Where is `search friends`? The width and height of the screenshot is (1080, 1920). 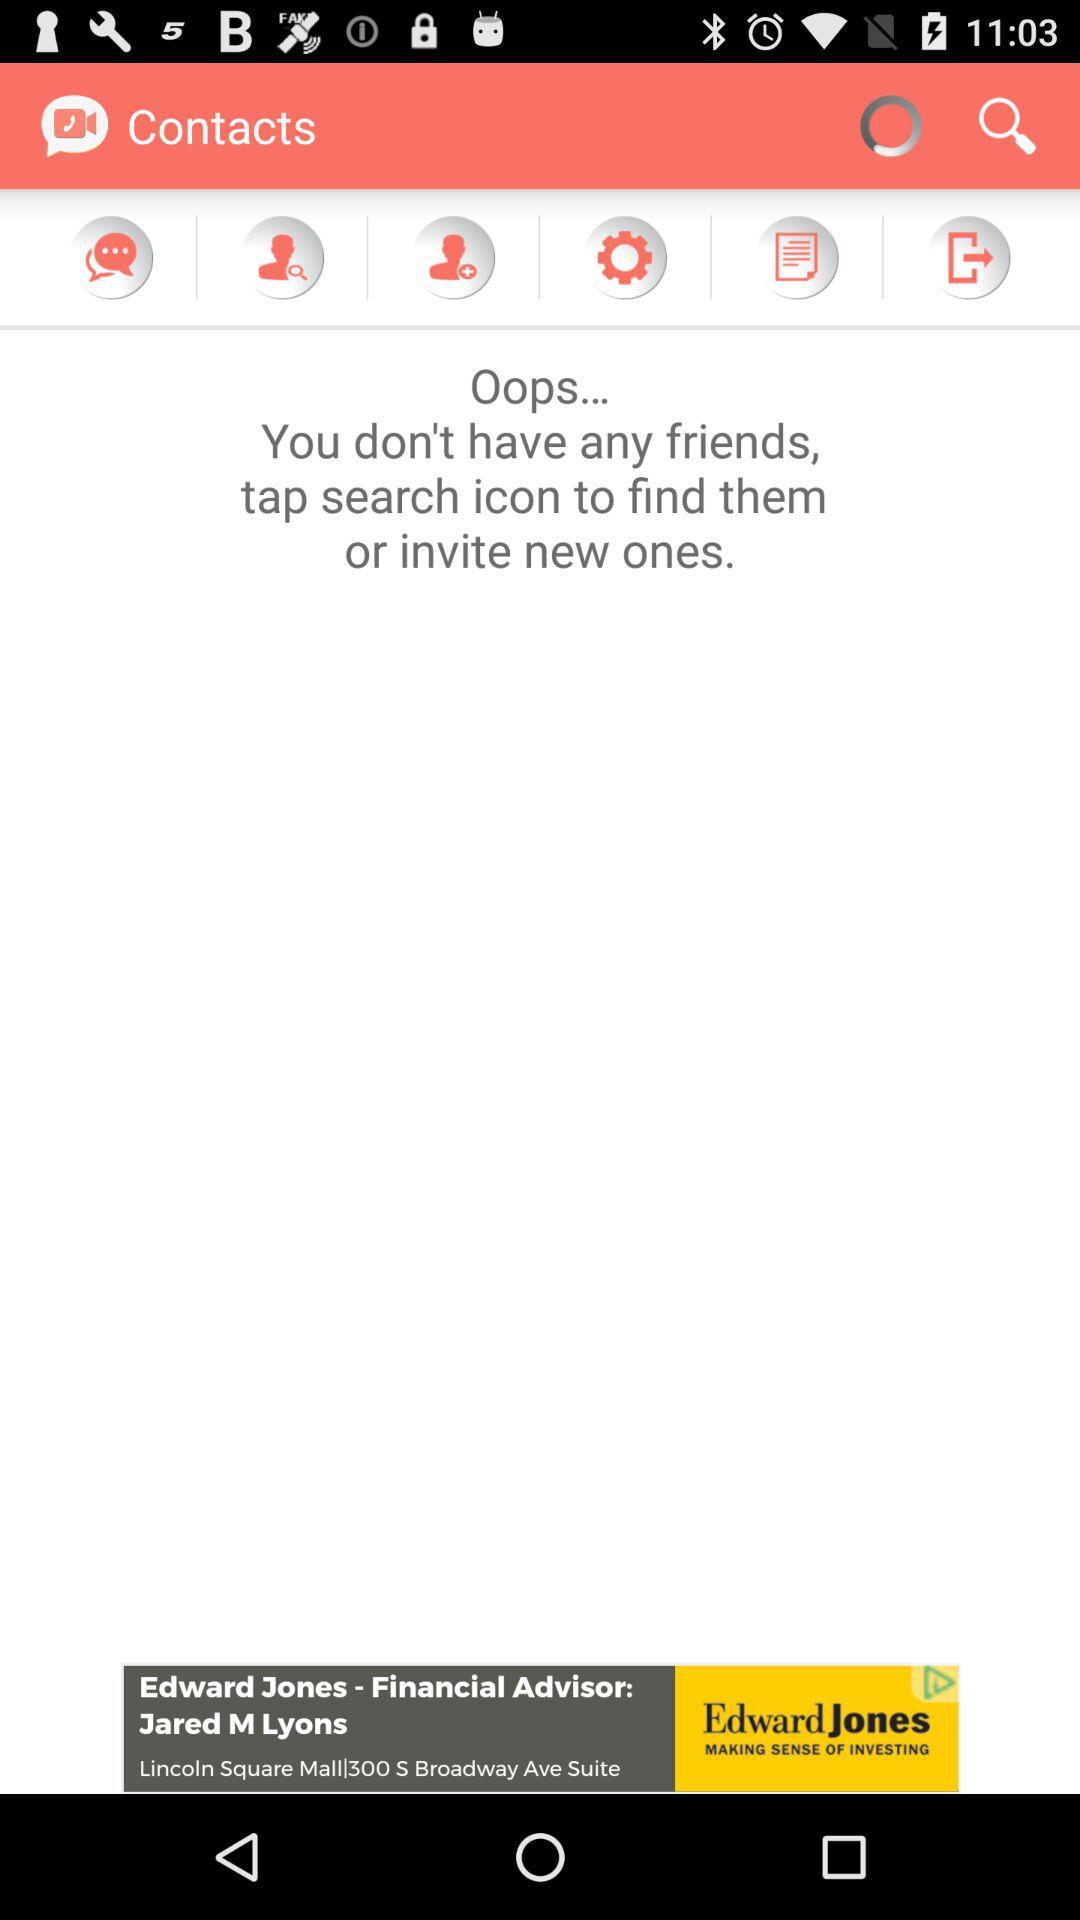 search friends is located at coordinates (281, 256).